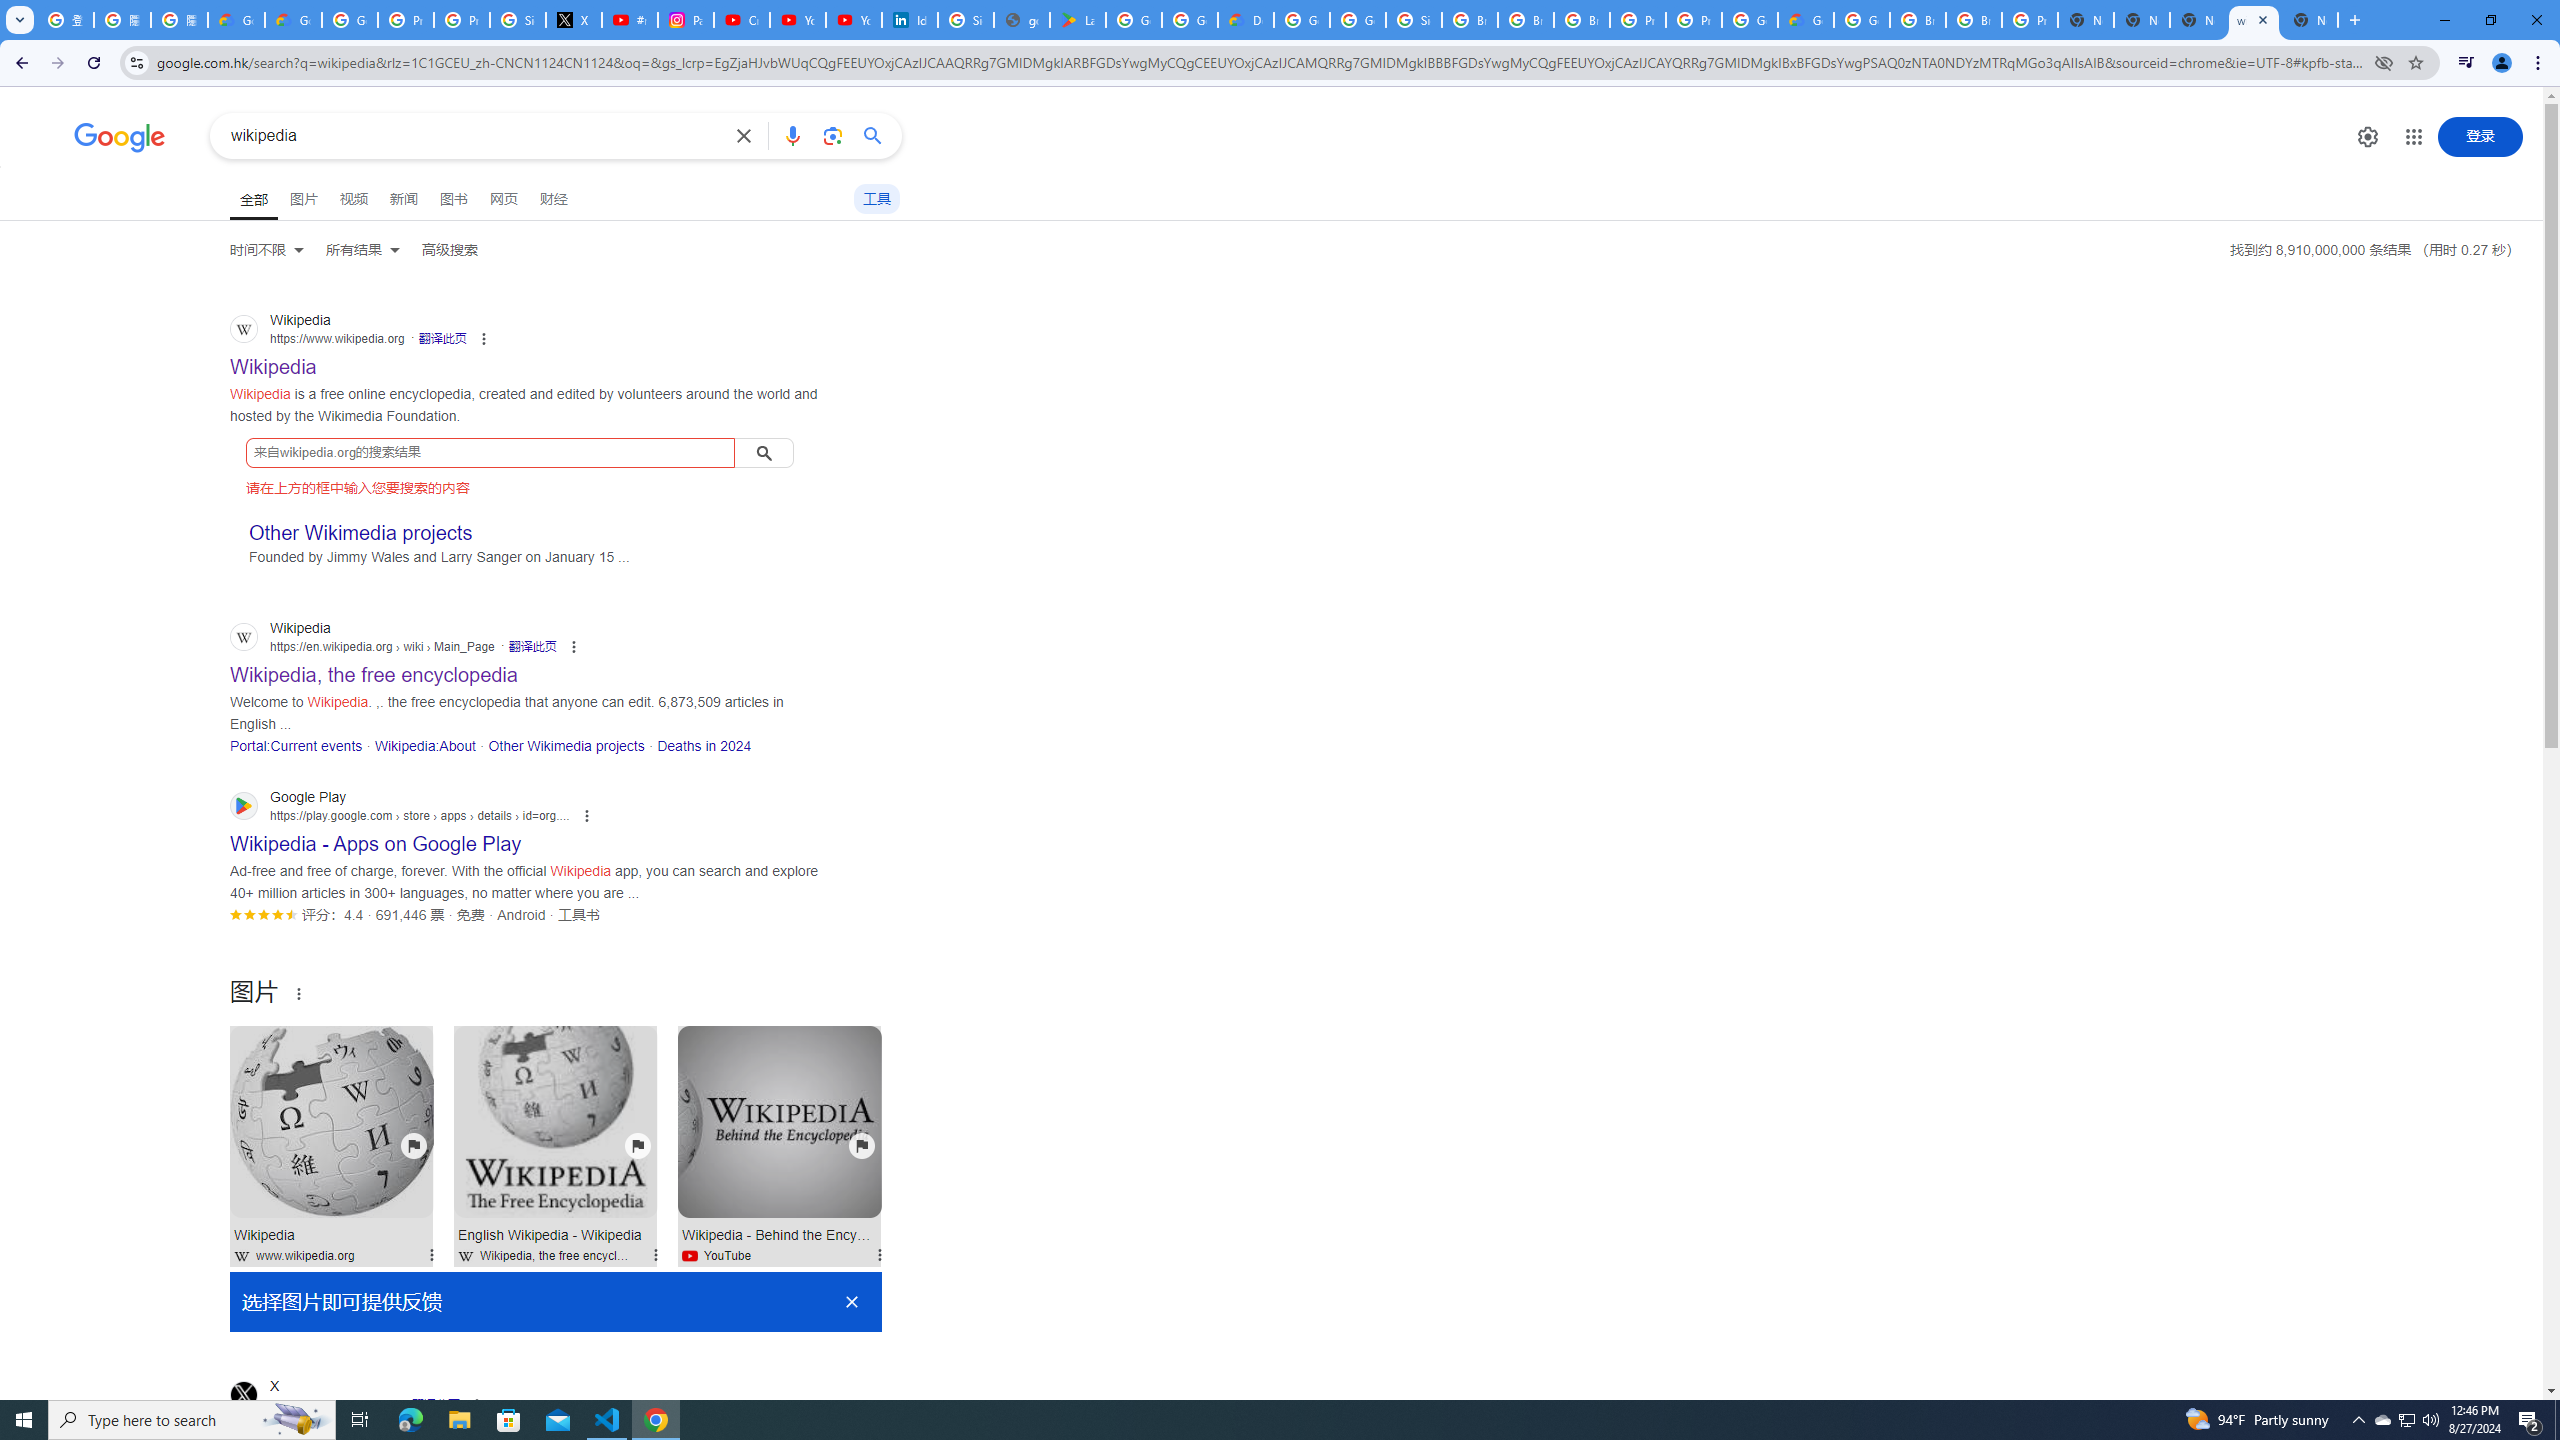  I want to click on 'Google Cloud Estimate Summary', so click(1805, 19).